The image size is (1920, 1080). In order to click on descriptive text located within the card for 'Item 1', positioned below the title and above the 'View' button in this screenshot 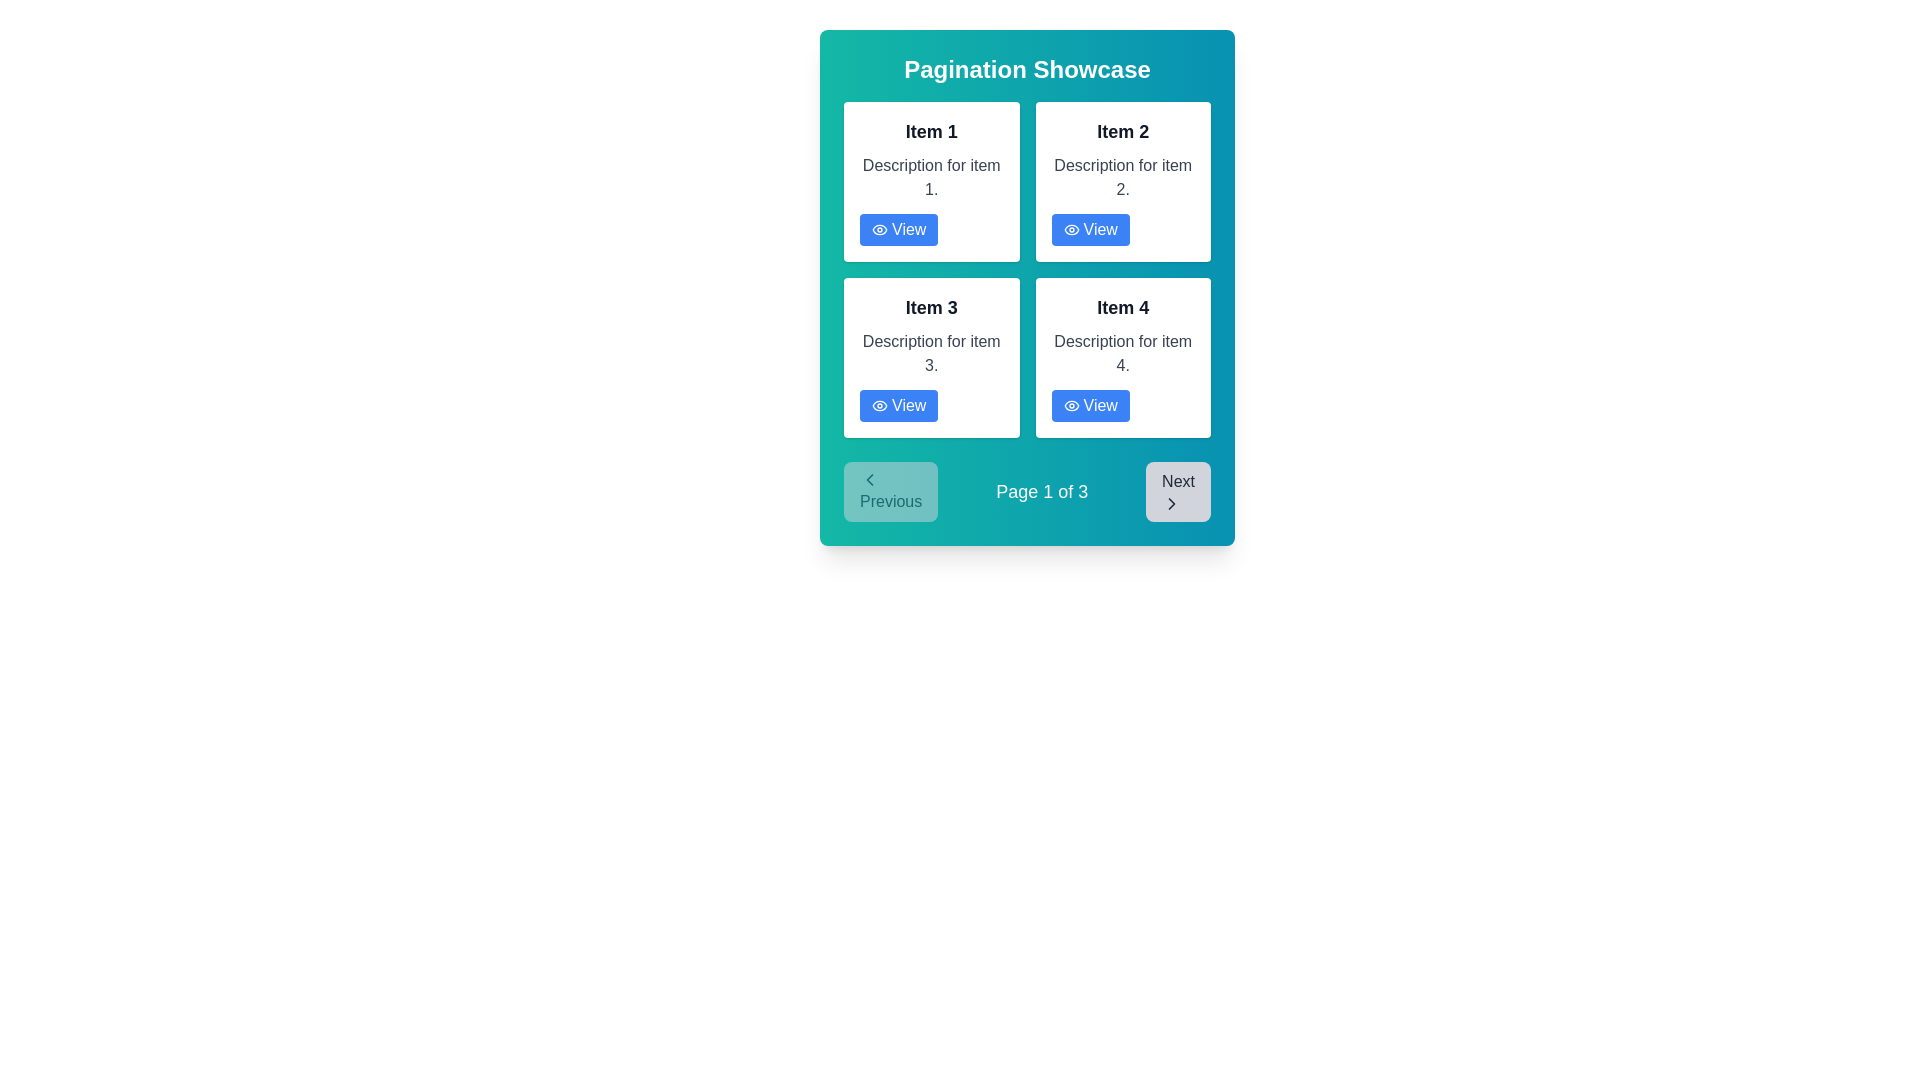, I will do `click(930, 176)`.